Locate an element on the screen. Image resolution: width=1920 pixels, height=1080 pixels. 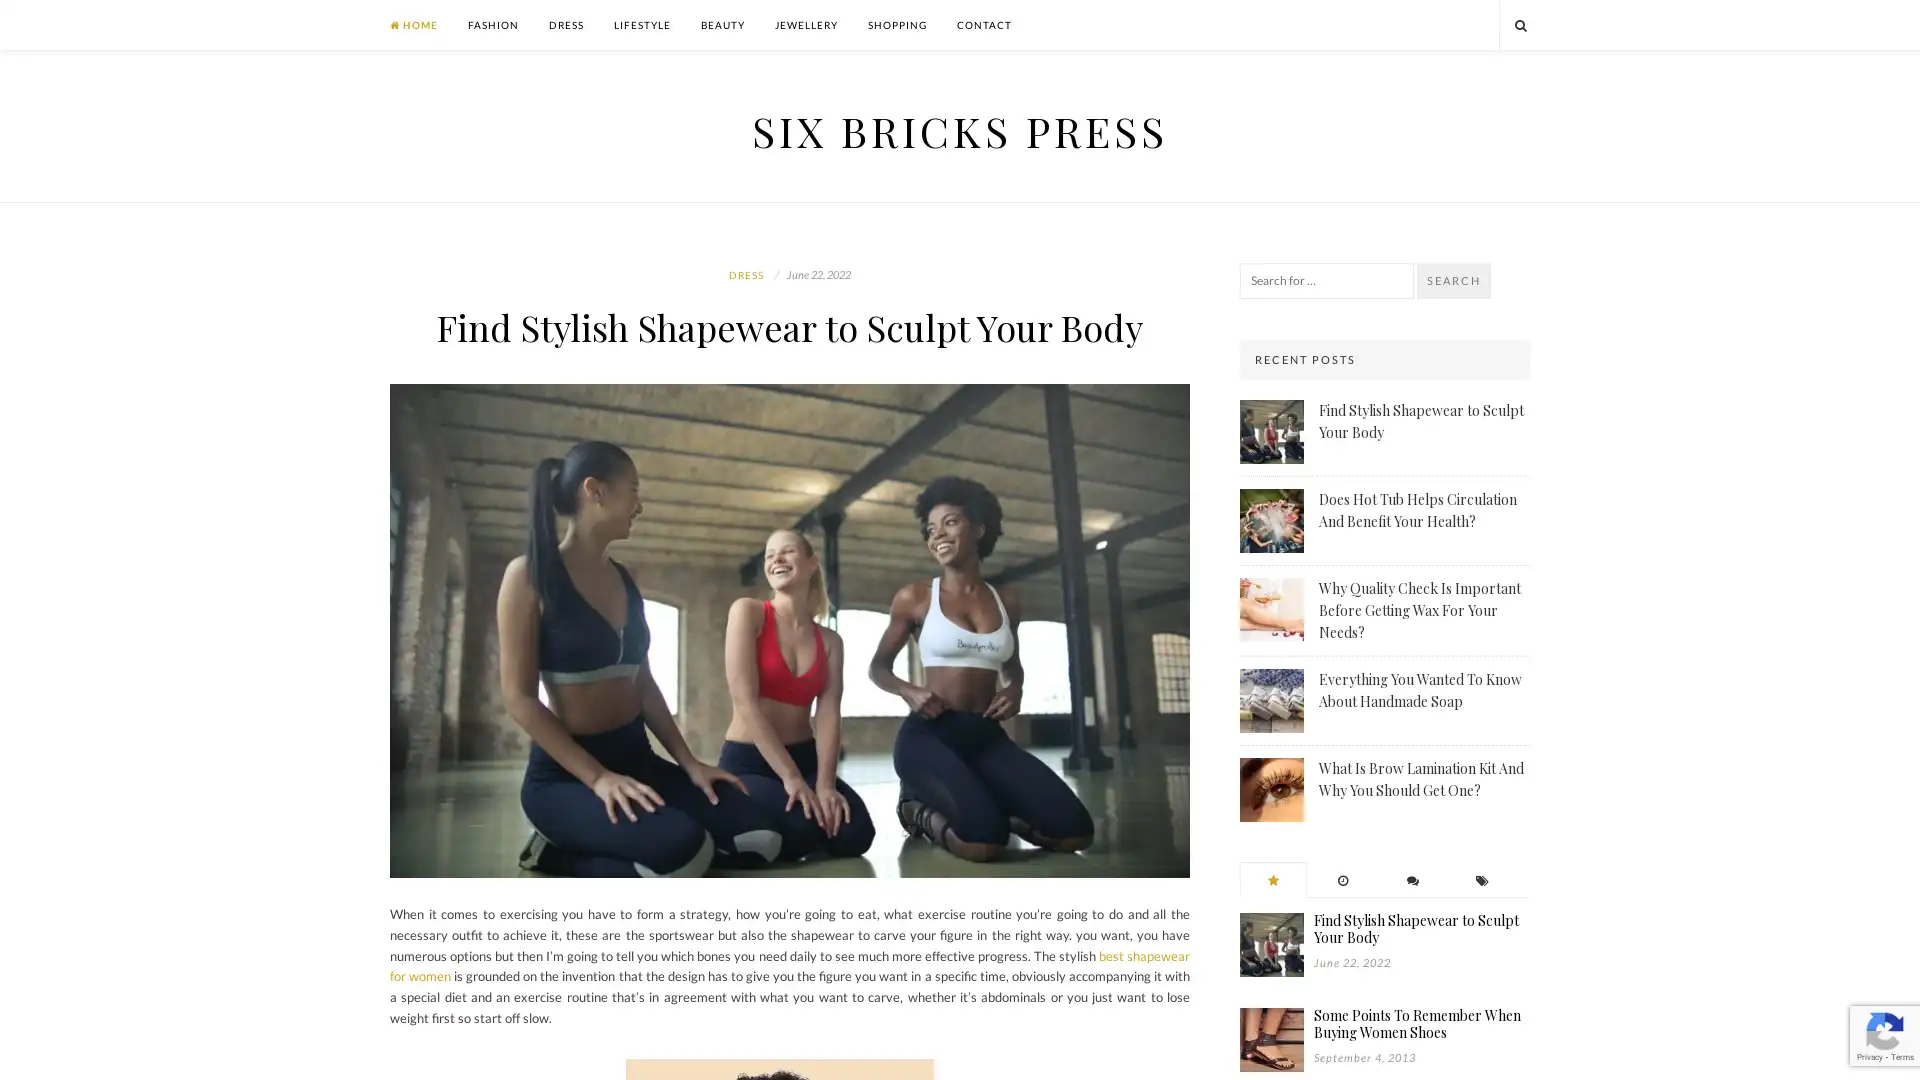
SEARCH is located at coordinates (1454, 281).